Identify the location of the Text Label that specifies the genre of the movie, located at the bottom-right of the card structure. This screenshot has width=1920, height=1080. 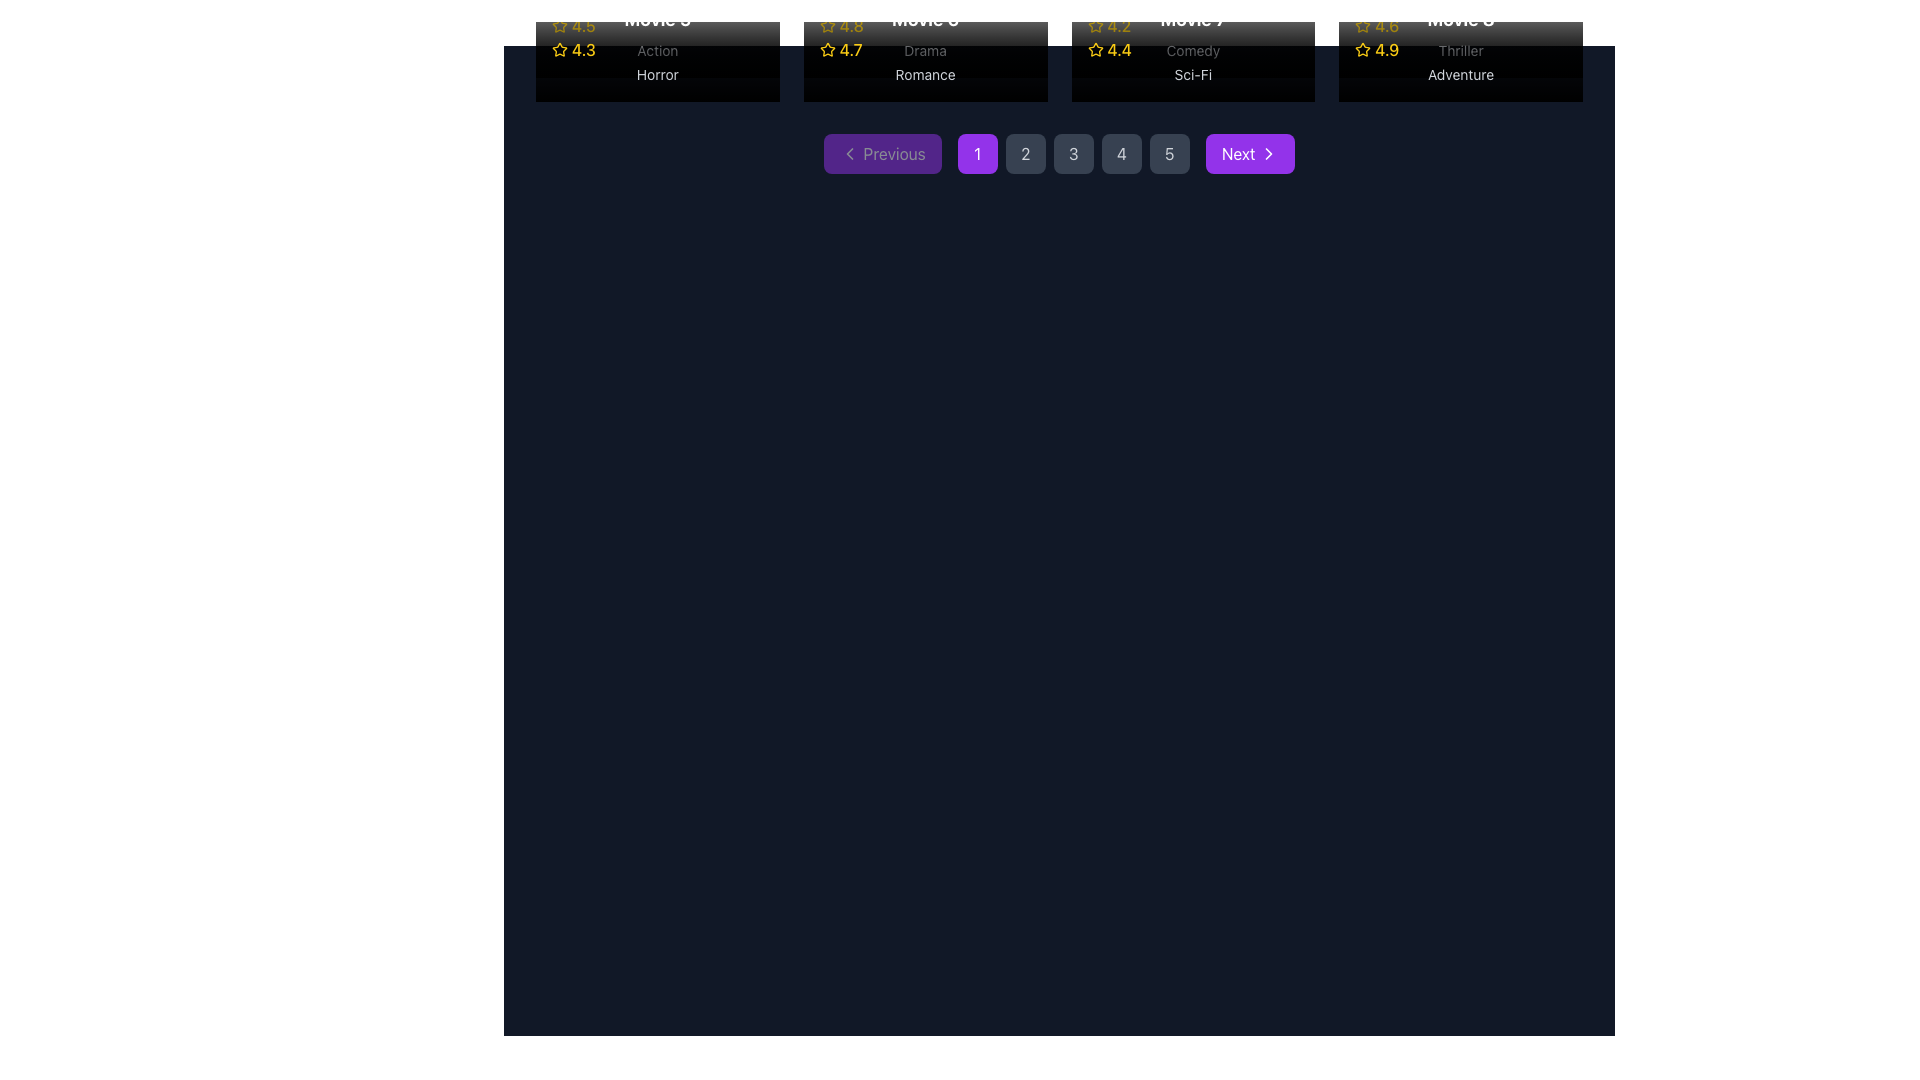
(1193, 49).